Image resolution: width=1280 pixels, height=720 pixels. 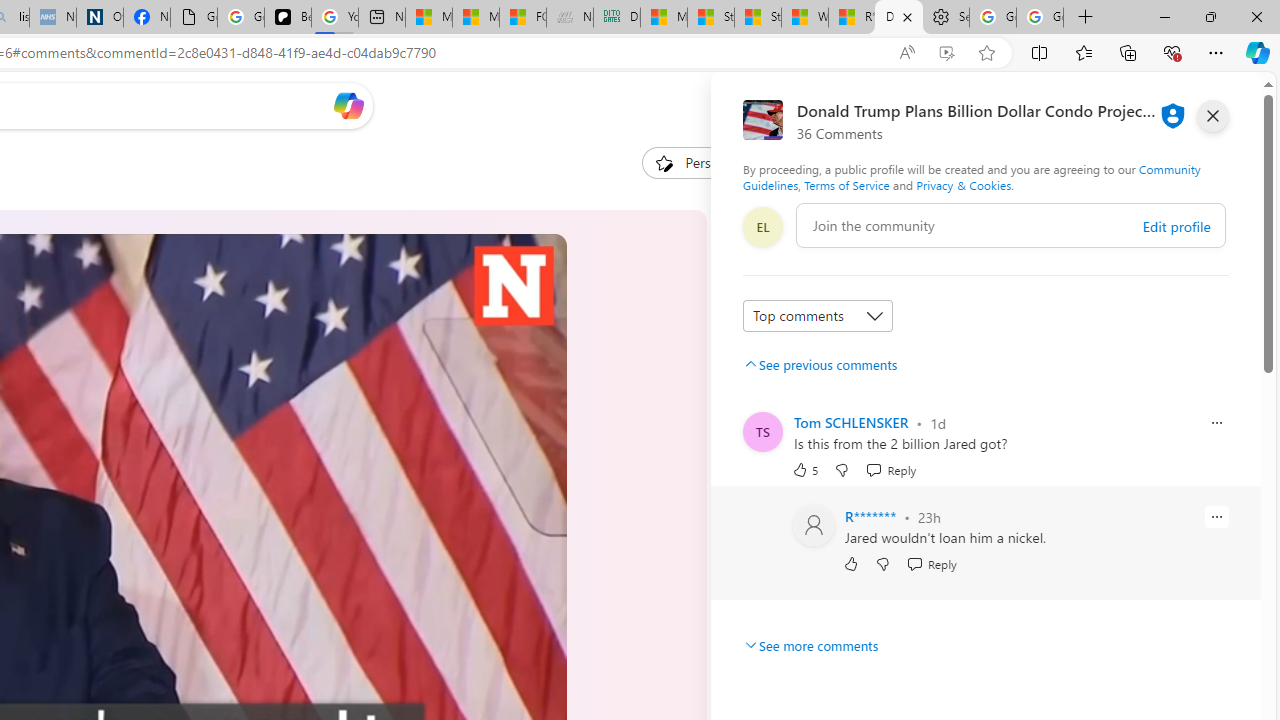 What do you see at coordinates (820, 364) in the screenshot?
I see `'See previous comments'` at bounding box center [820, 364].